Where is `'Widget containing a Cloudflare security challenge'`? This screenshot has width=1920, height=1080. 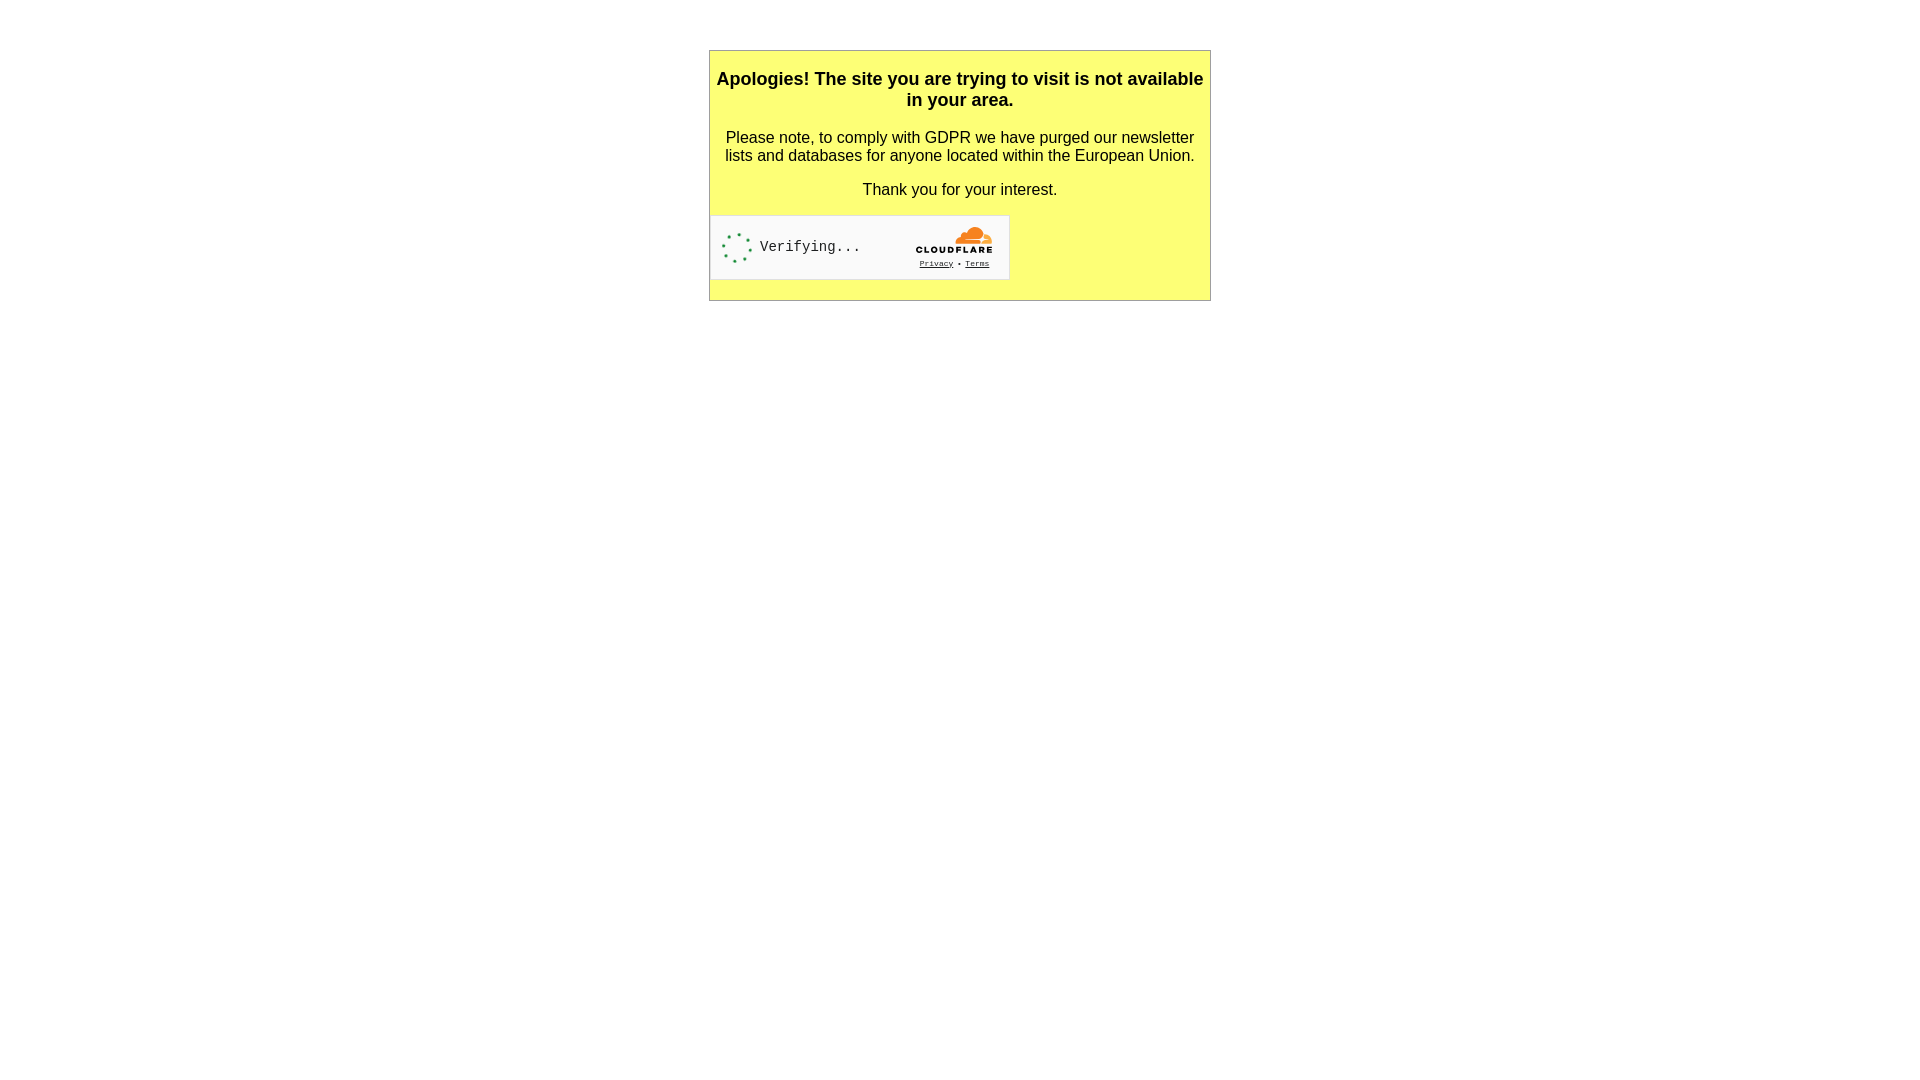 'Widget containing a Cloudflare security challenge' is located at coordinates (859, 246).